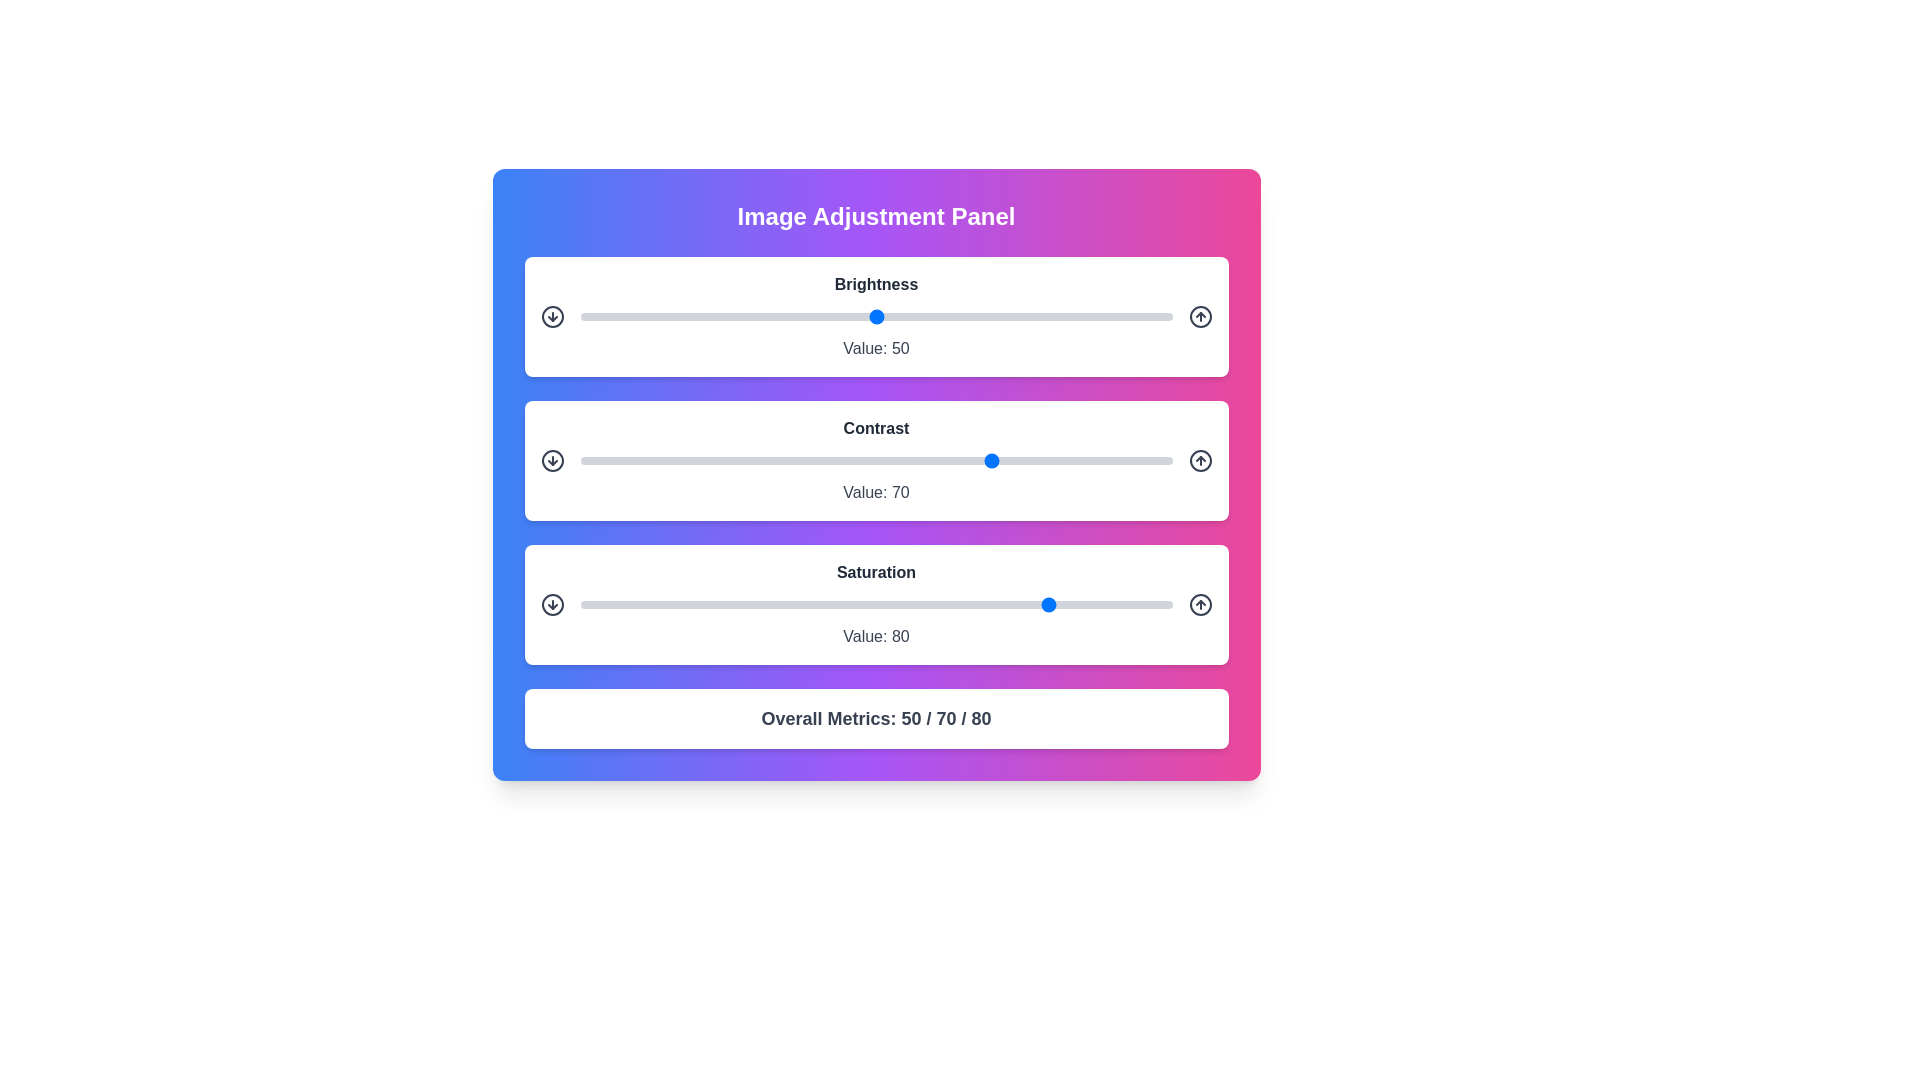 The image size is (1920, 1080). I want to click on contrast, so click(721, 461).